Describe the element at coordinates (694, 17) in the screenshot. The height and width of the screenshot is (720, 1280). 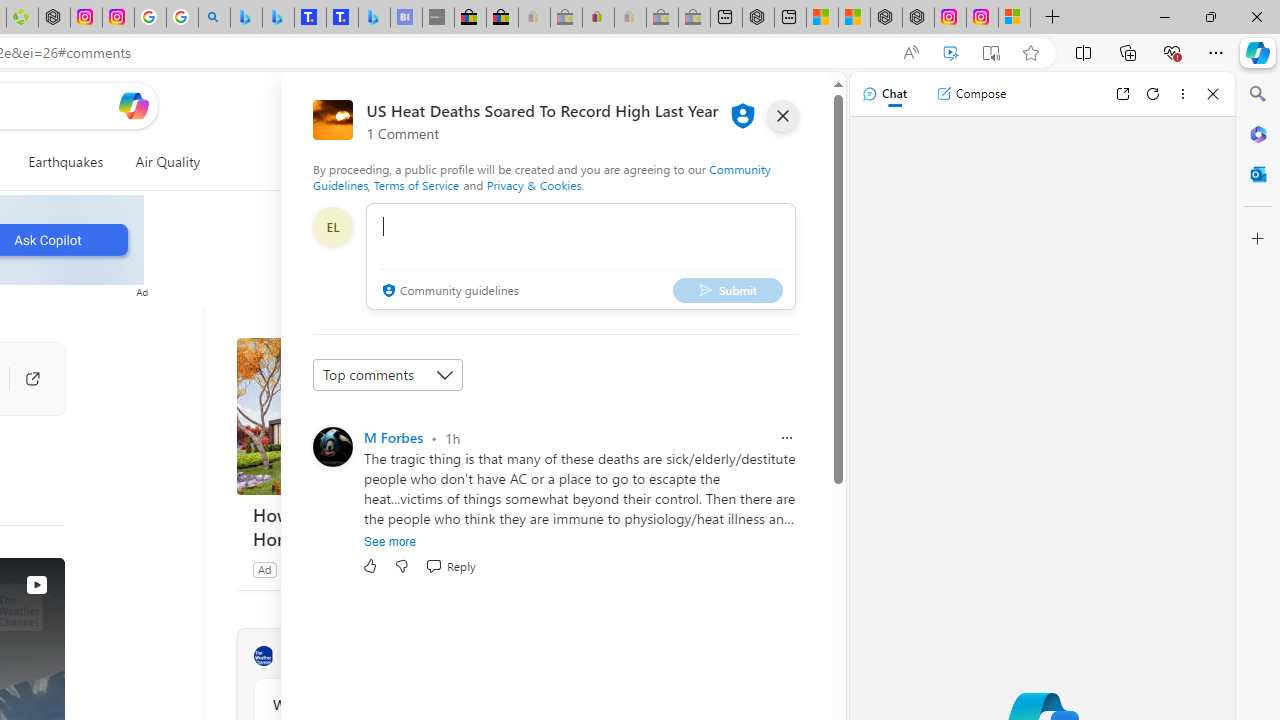
I see `'Yard, Garden & Outdoor Living - Sleeping'` at that location.